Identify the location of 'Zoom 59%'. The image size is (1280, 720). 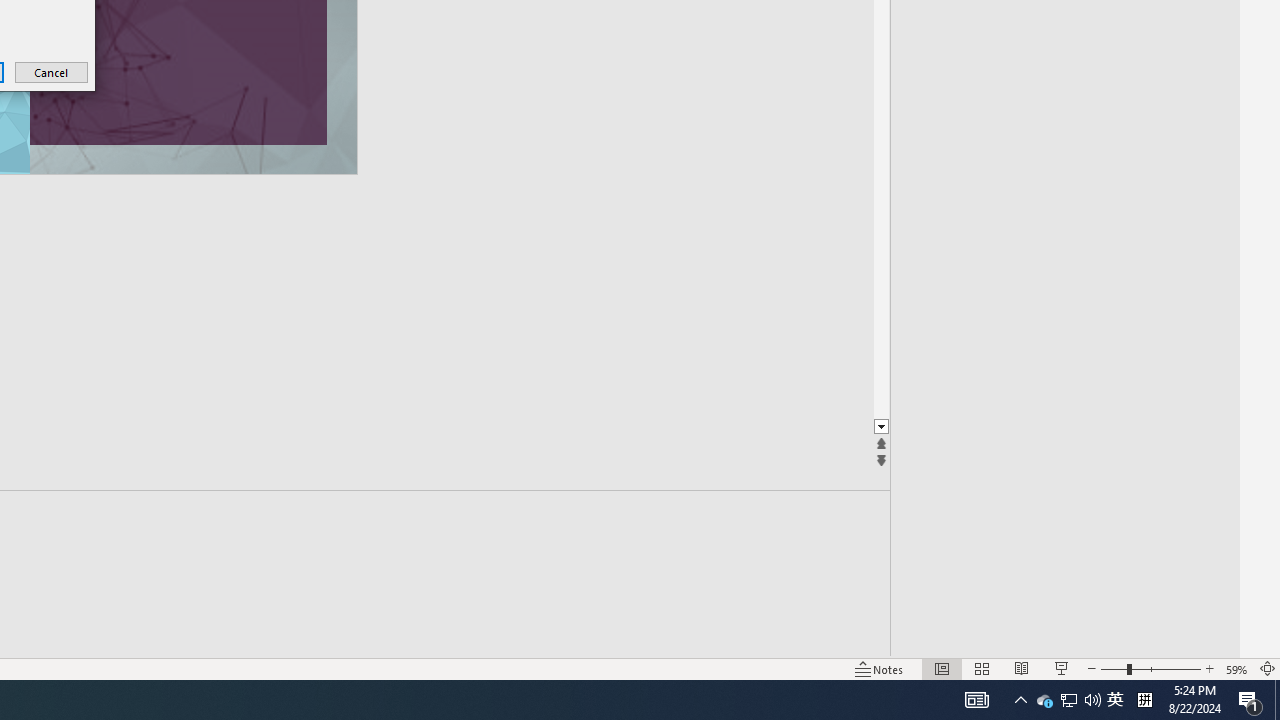
(1236, 669).